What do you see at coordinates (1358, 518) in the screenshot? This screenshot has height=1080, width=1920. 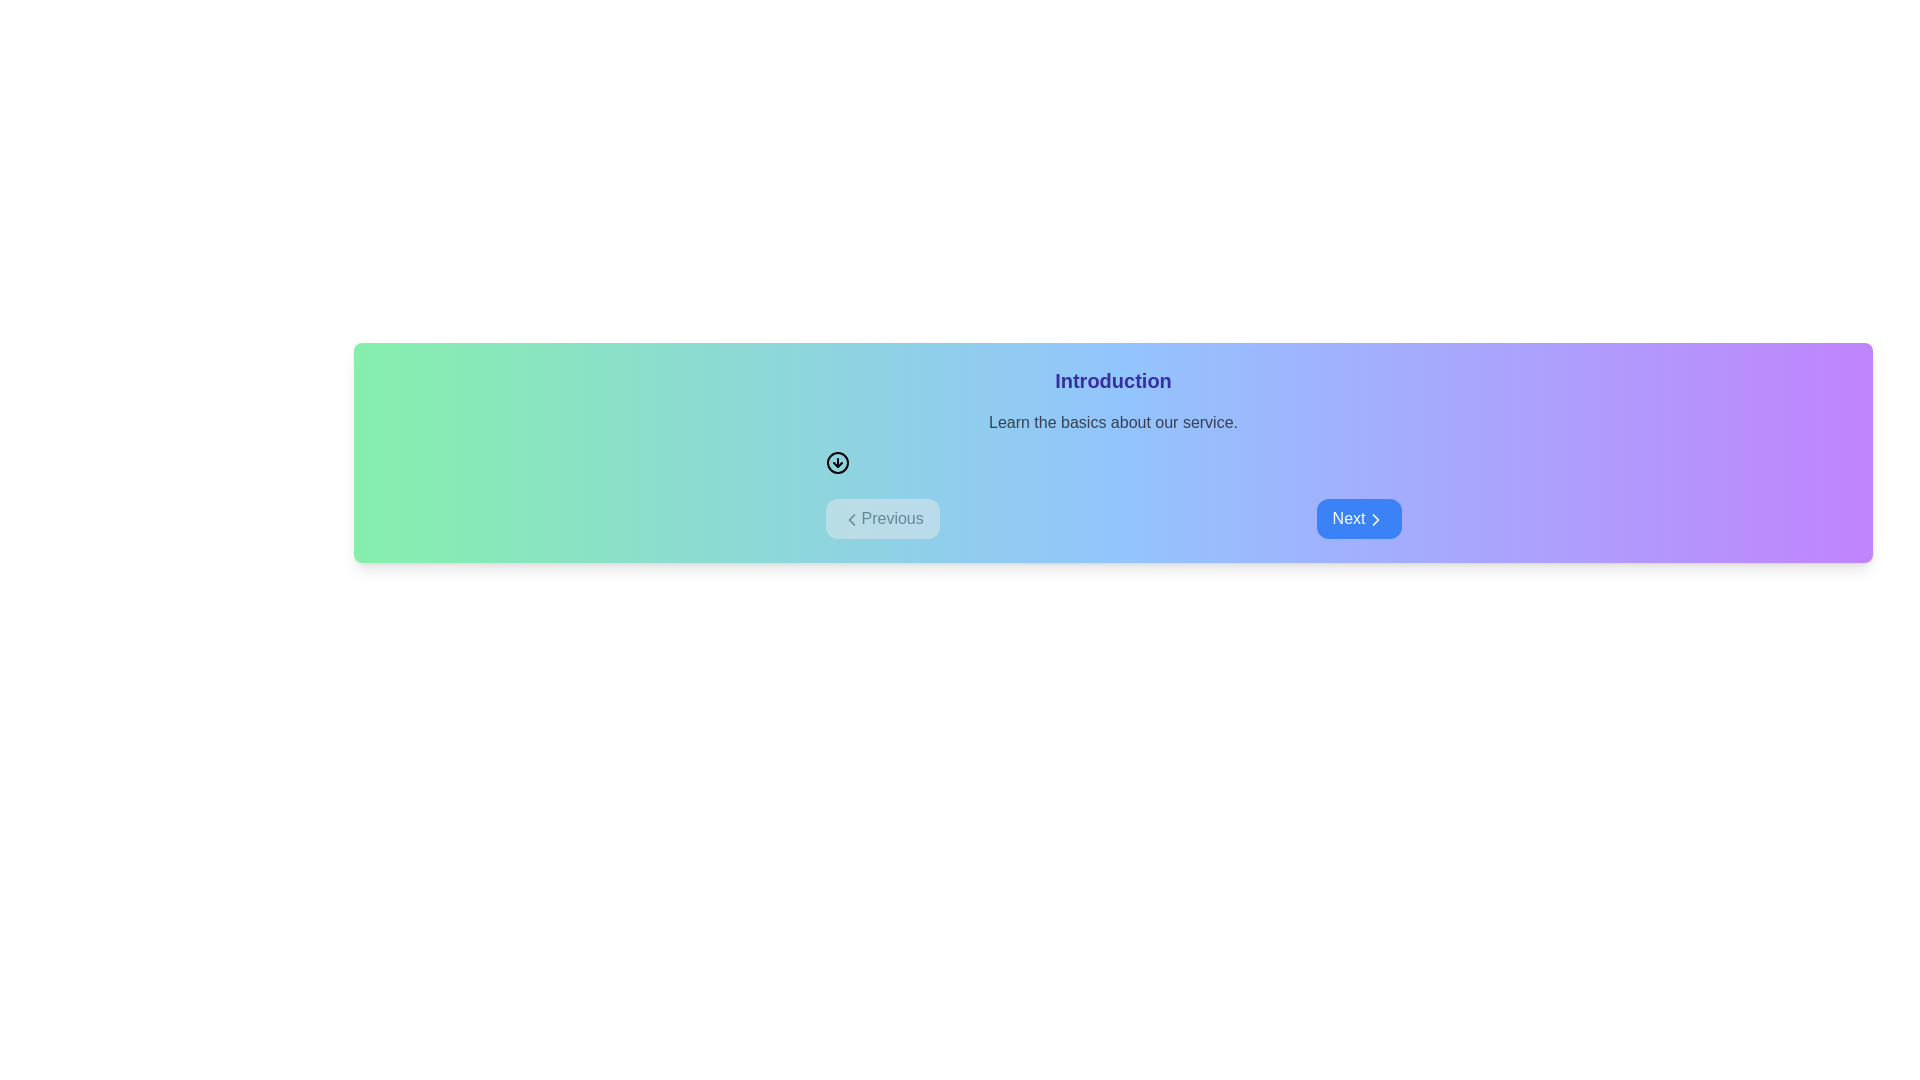 I see `the 'Next' button with a blue background and white text` at bounding box center [1358, 518].